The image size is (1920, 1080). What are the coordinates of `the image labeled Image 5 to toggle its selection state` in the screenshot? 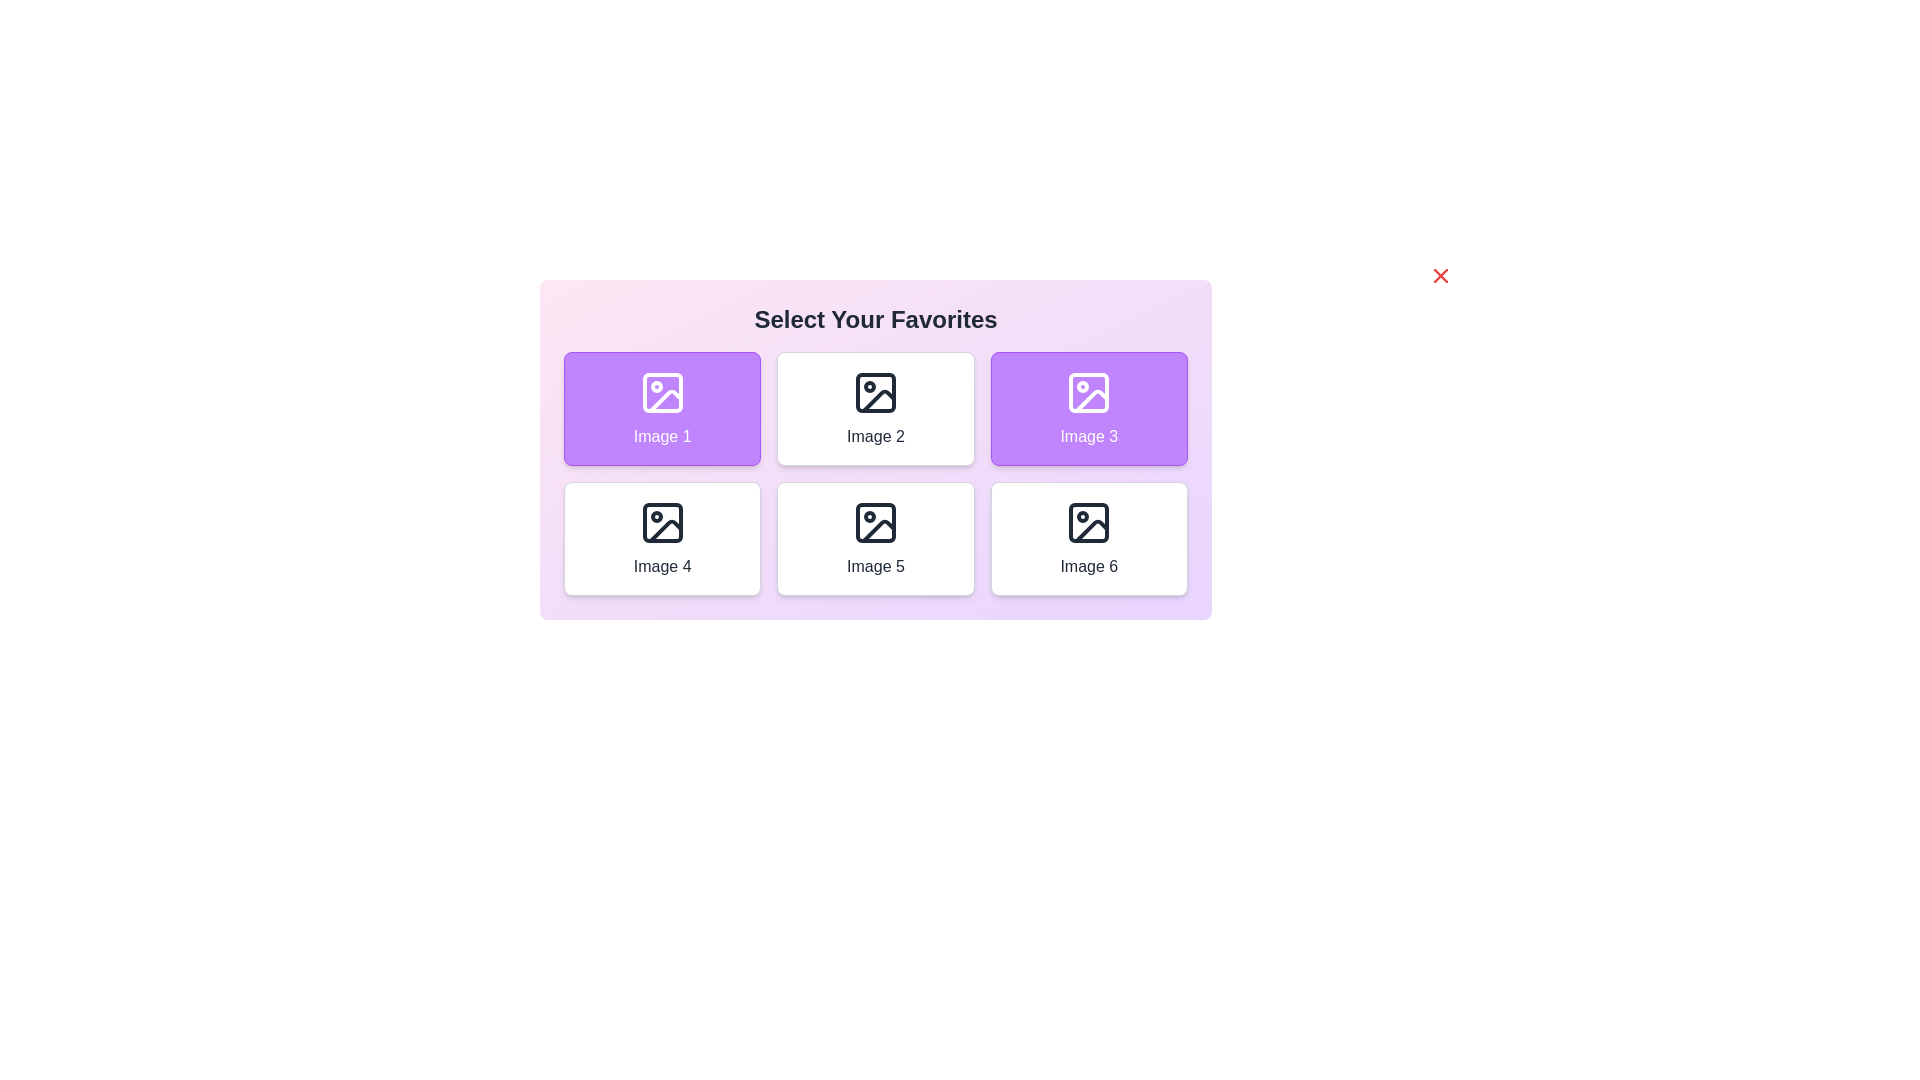 It's located at (875, 538).